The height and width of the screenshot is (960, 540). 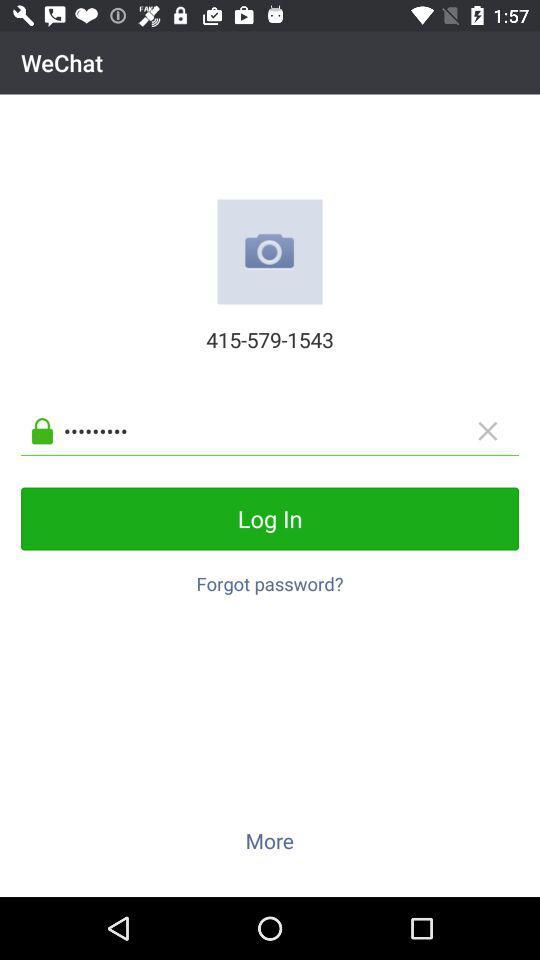 What do you see at coordinates (285, 431) in the screenshot?
I see `the item above log in item` at bounding box center [285, 431].